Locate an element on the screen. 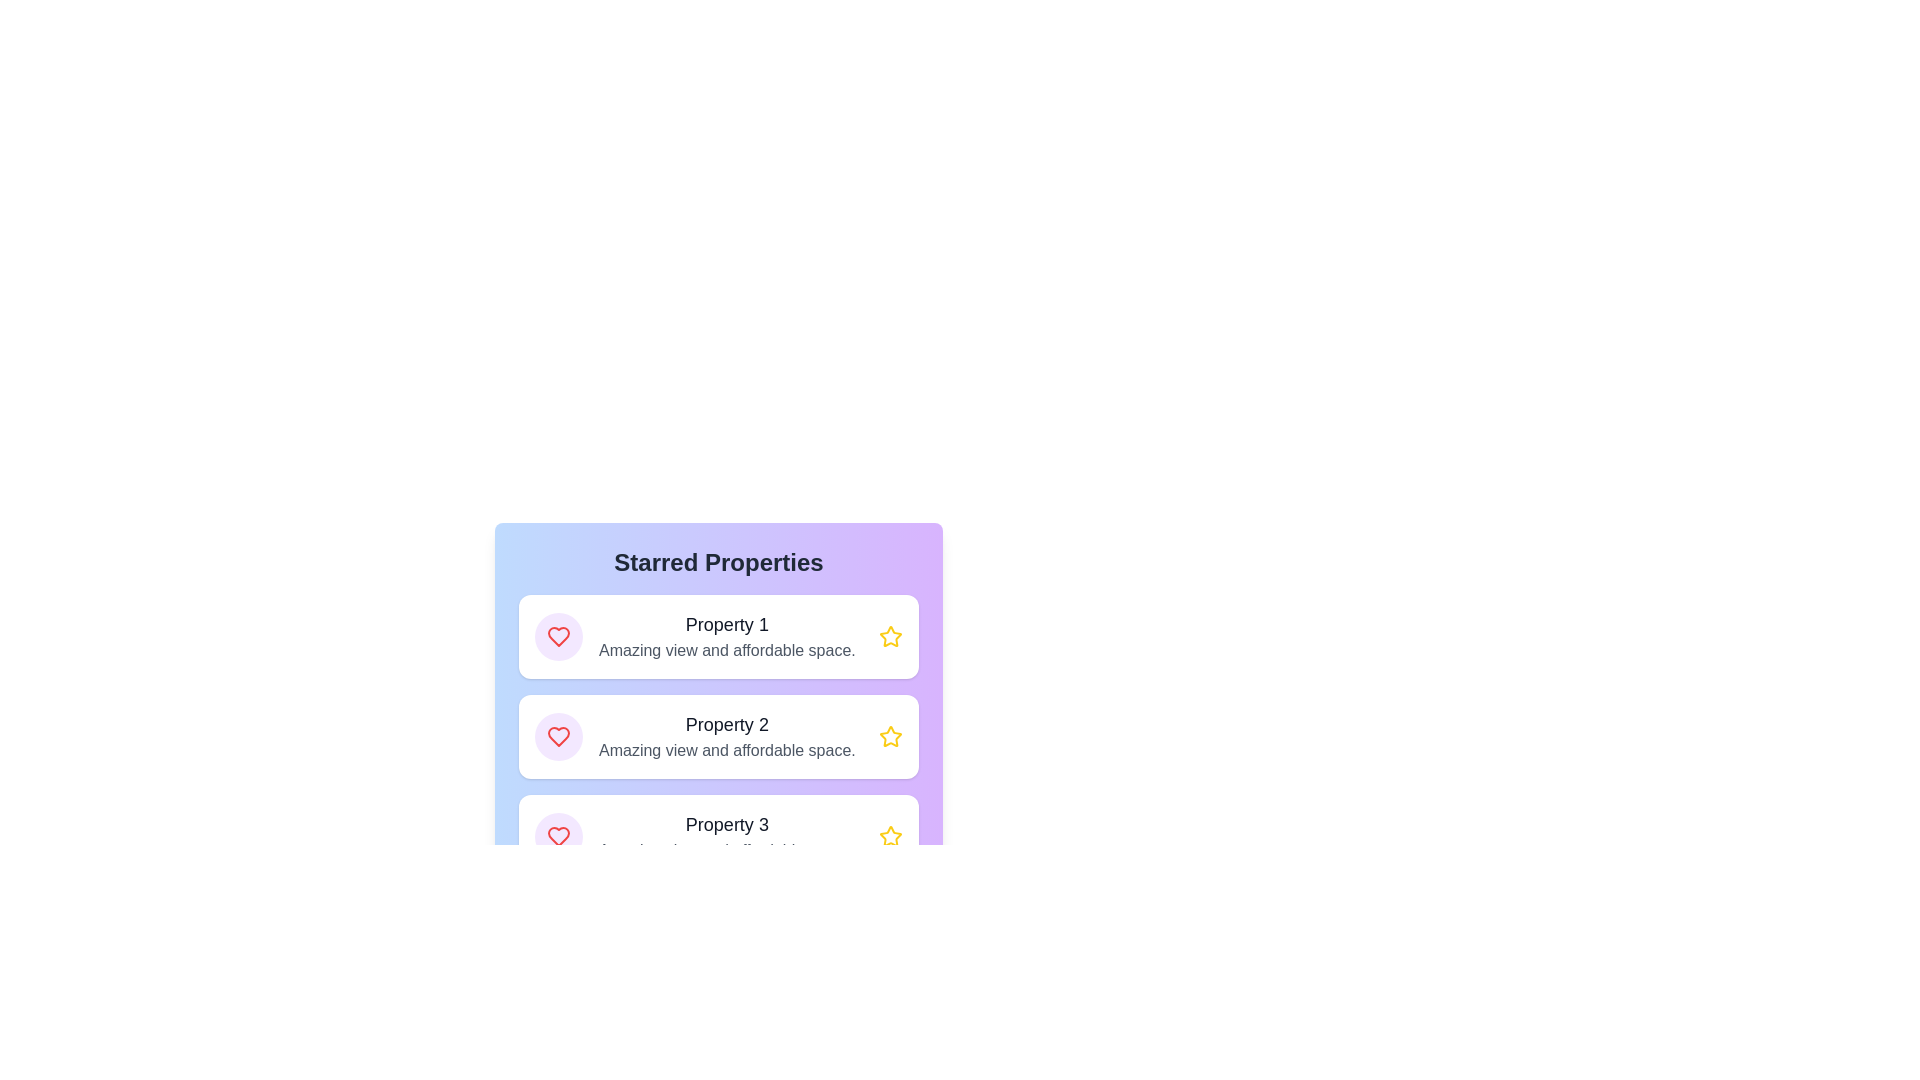 This screenshot has width=1920, height=1080. the second Interactive star icon in the 'Starred Properties' section is located at coordinates (890, 736).